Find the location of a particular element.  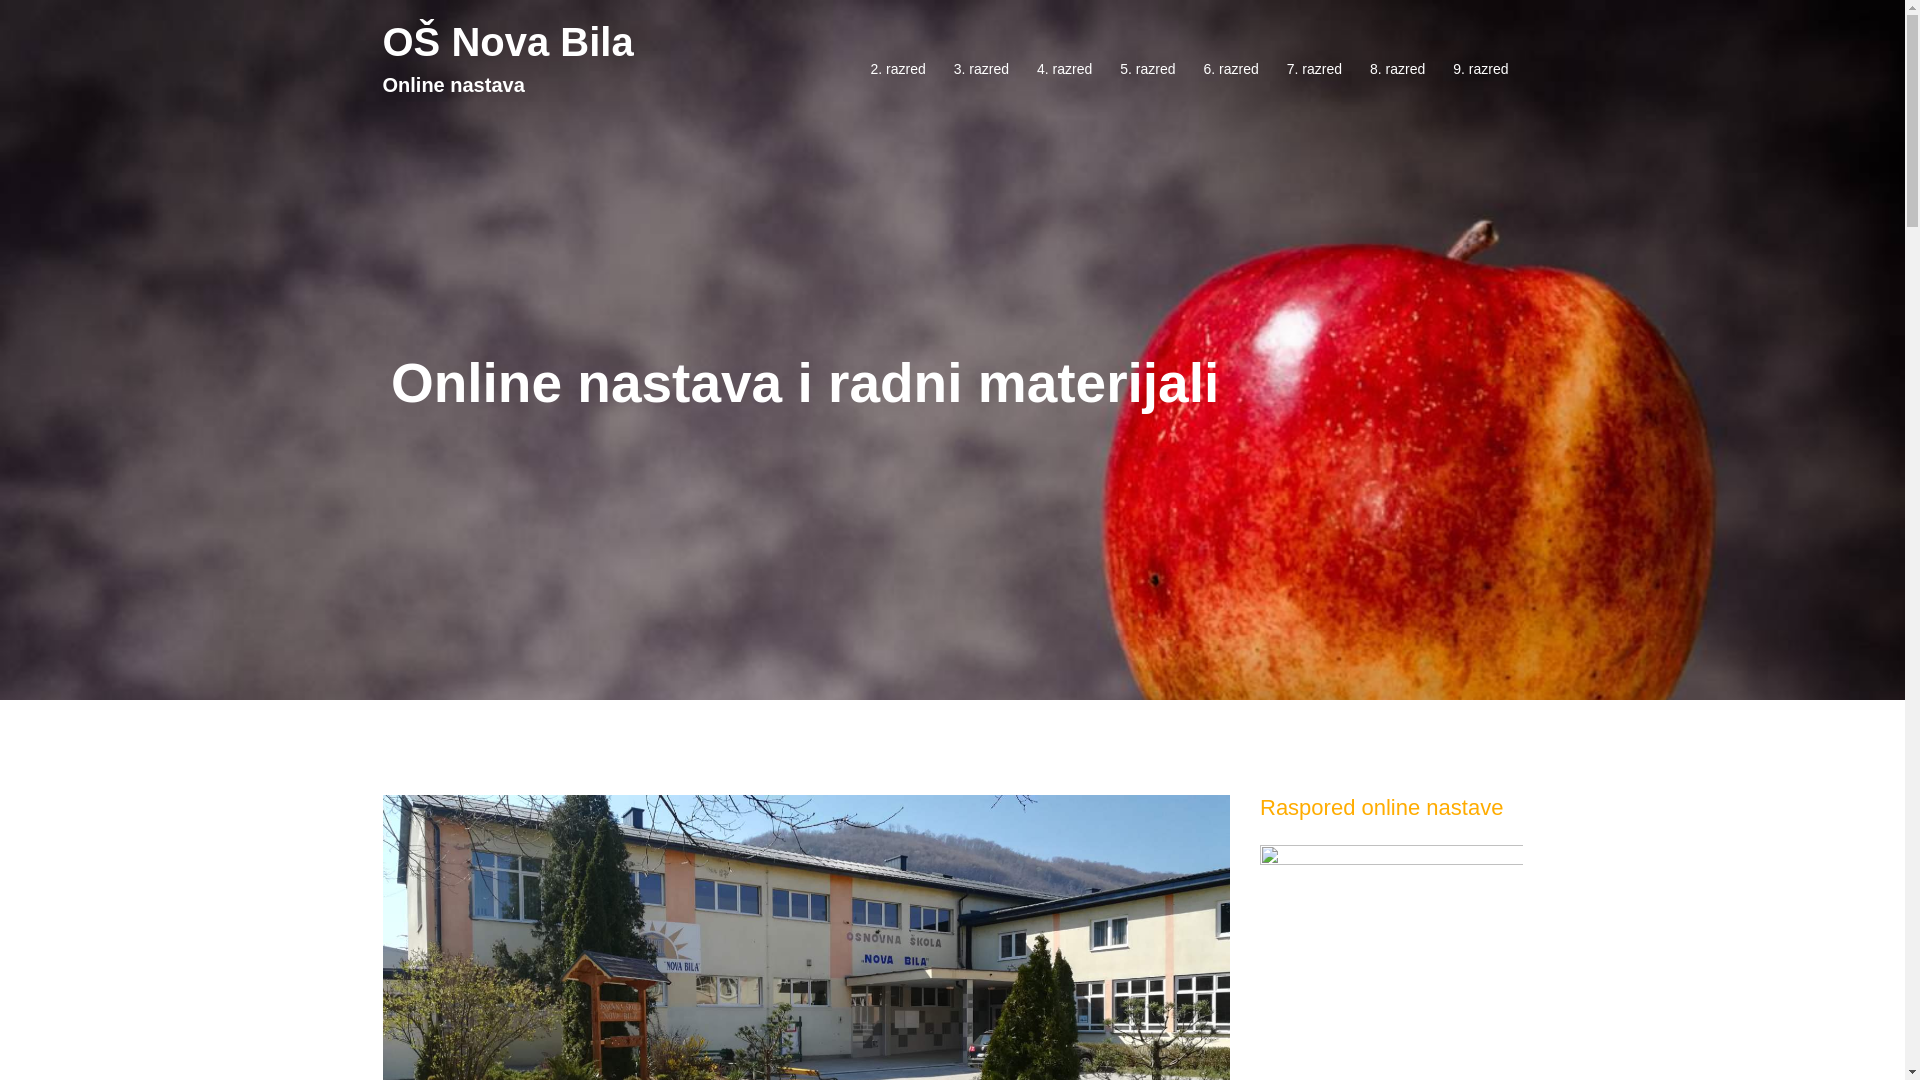

'8. razred' is located at coordinates (1368, 68).